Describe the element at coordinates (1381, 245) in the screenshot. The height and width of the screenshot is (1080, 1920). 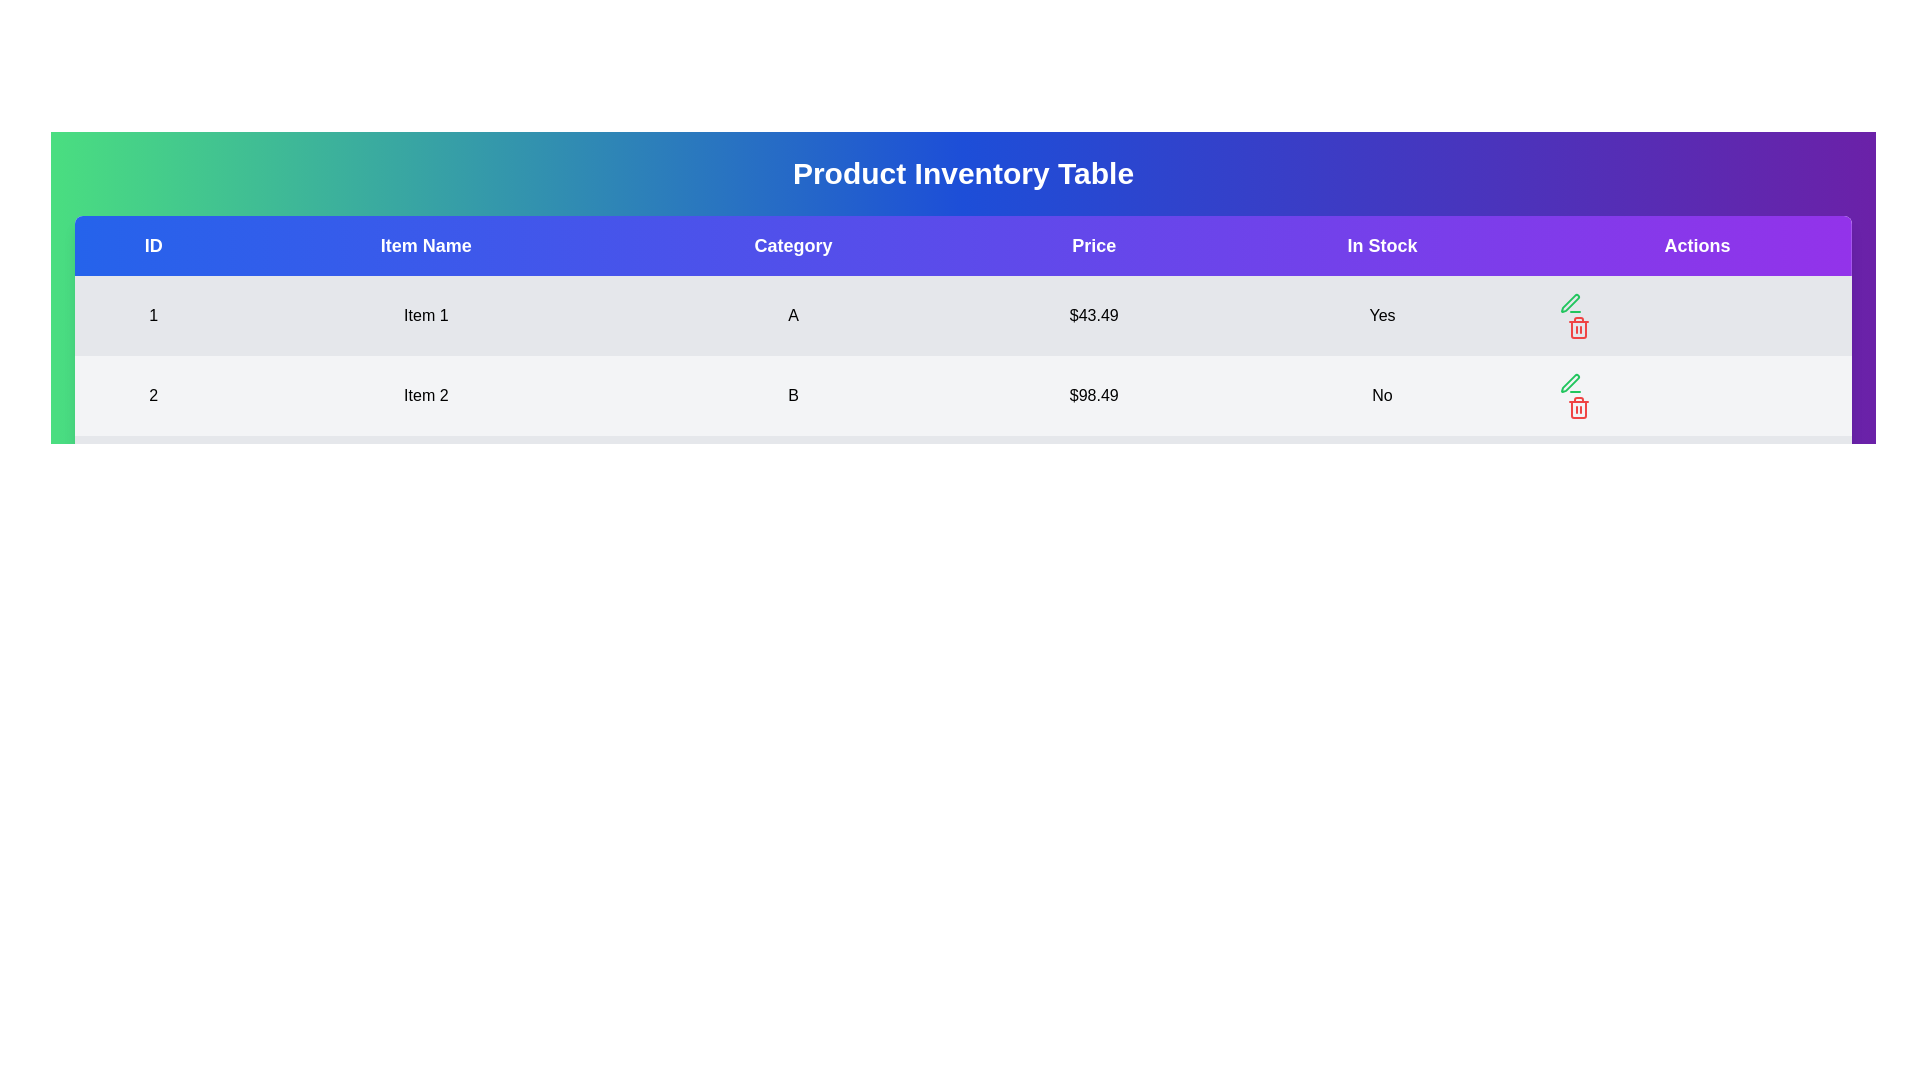
I see `the header labeled In Stock to sort or filter the table by that column` at that location.